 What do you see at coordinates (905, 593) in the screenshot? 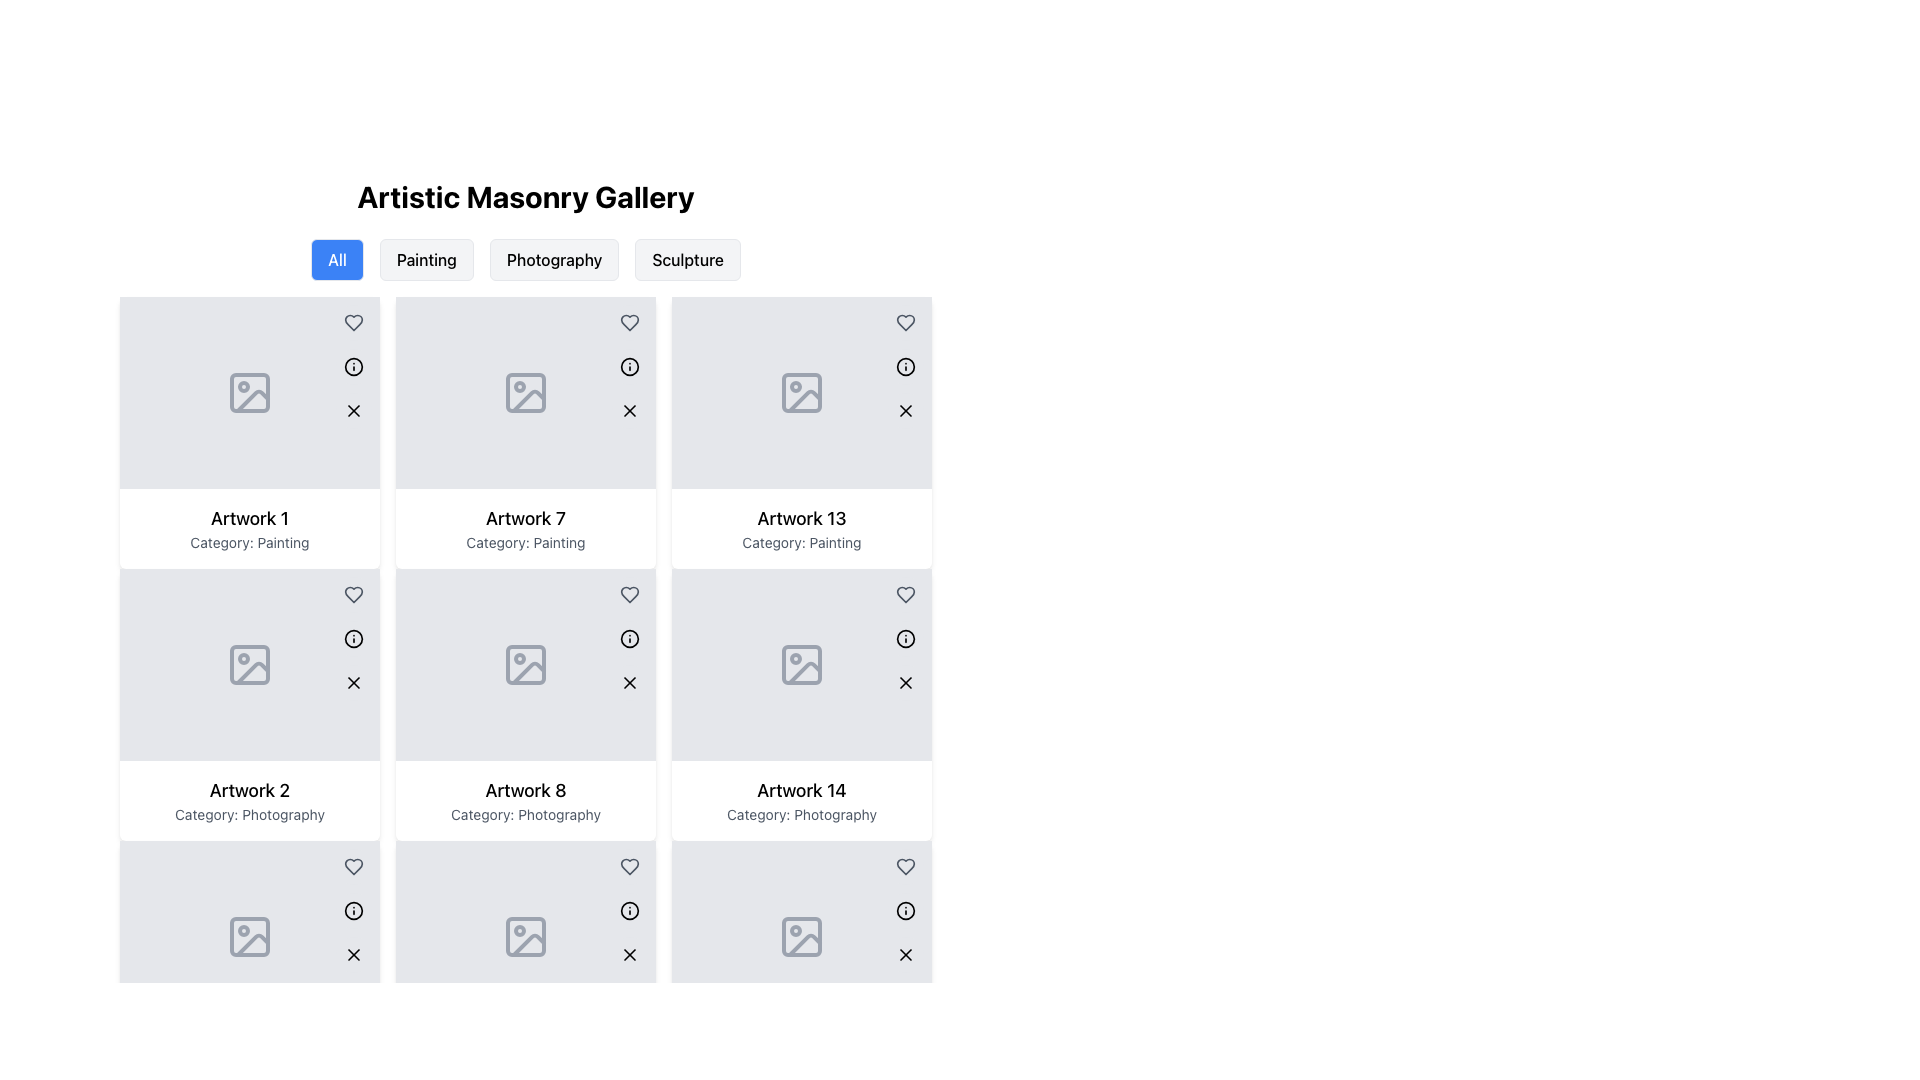
I see `the heart icon button located at the top-right corner of the card labeled 'Artwork 13'` at bounding box center [905, 593].